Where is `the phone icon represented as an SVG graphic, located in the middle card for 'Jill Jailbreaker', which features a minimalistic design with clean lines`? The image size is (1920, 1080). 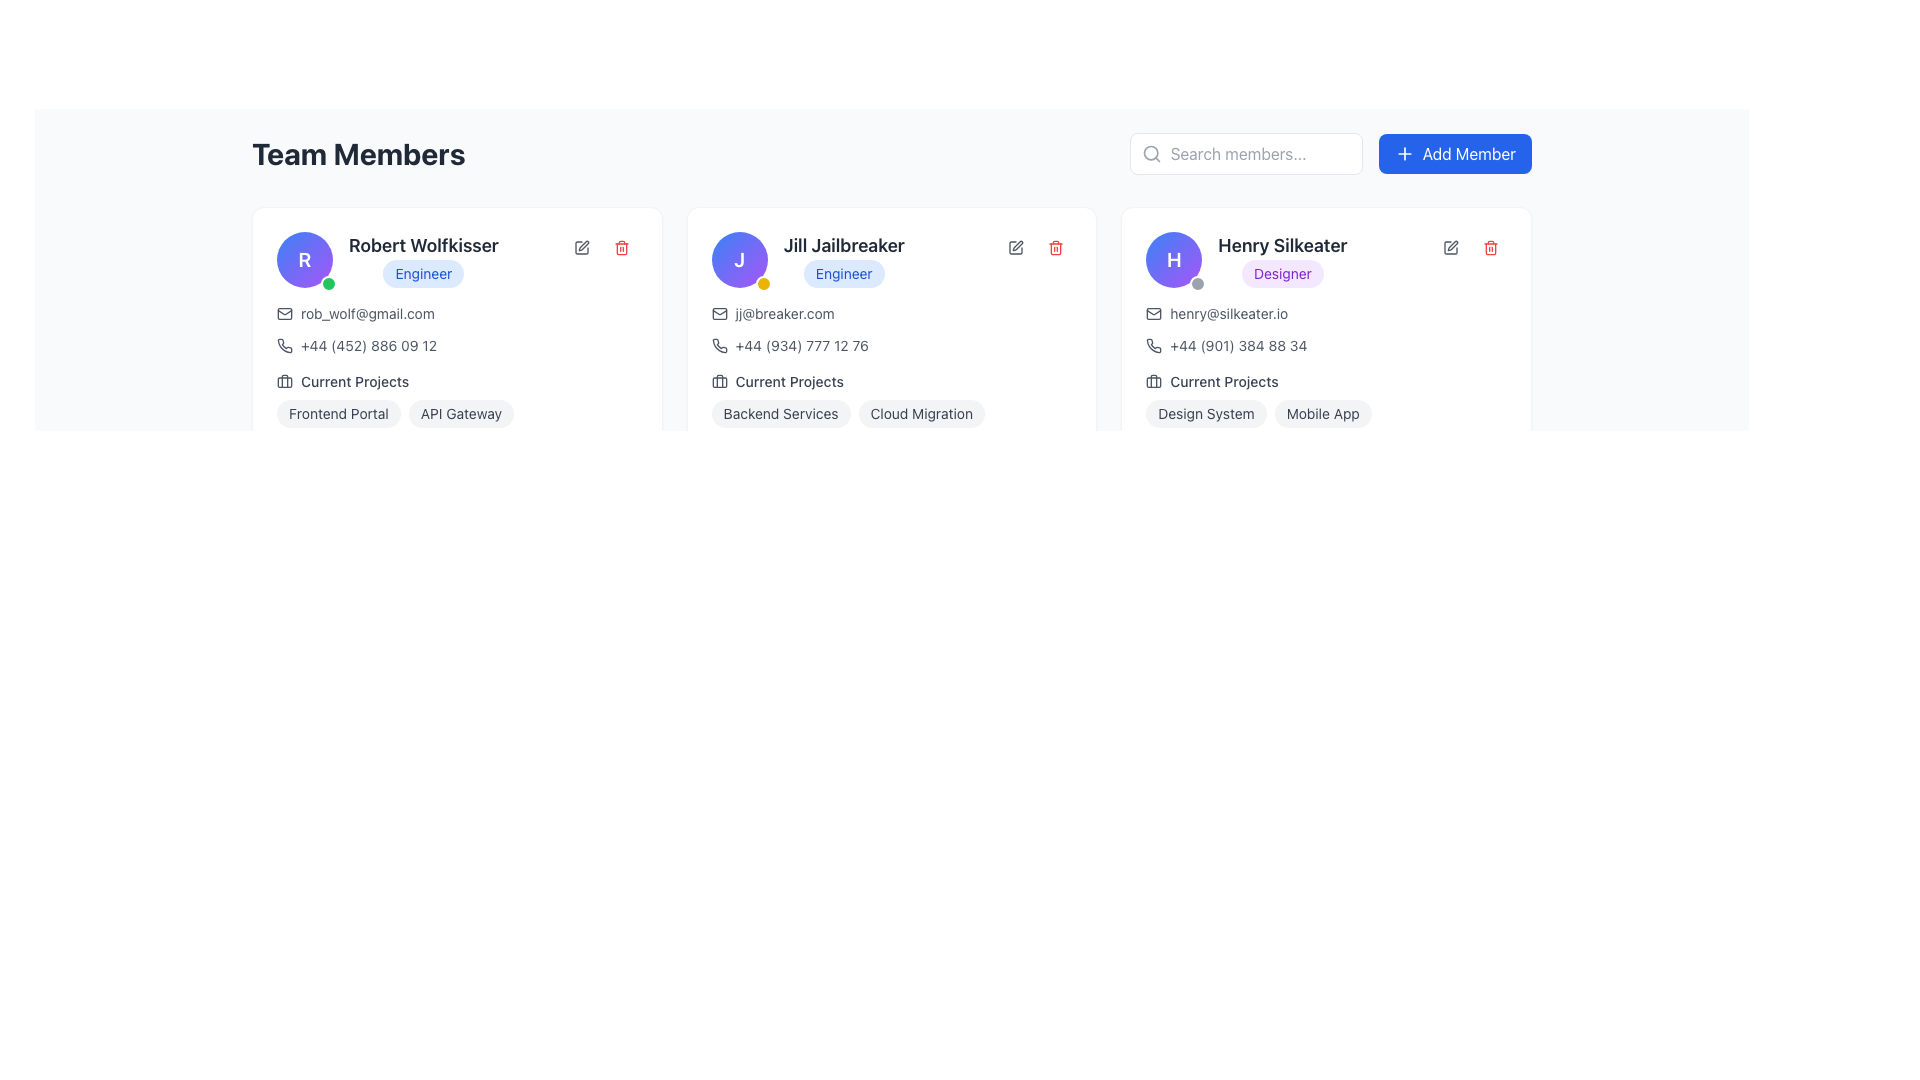
the phone icon represented as an SVG graphic, located in the middle card for 'Jill Jailbreaker', which features a minimalistic design with clean lines is located at coordinates (719, 345).